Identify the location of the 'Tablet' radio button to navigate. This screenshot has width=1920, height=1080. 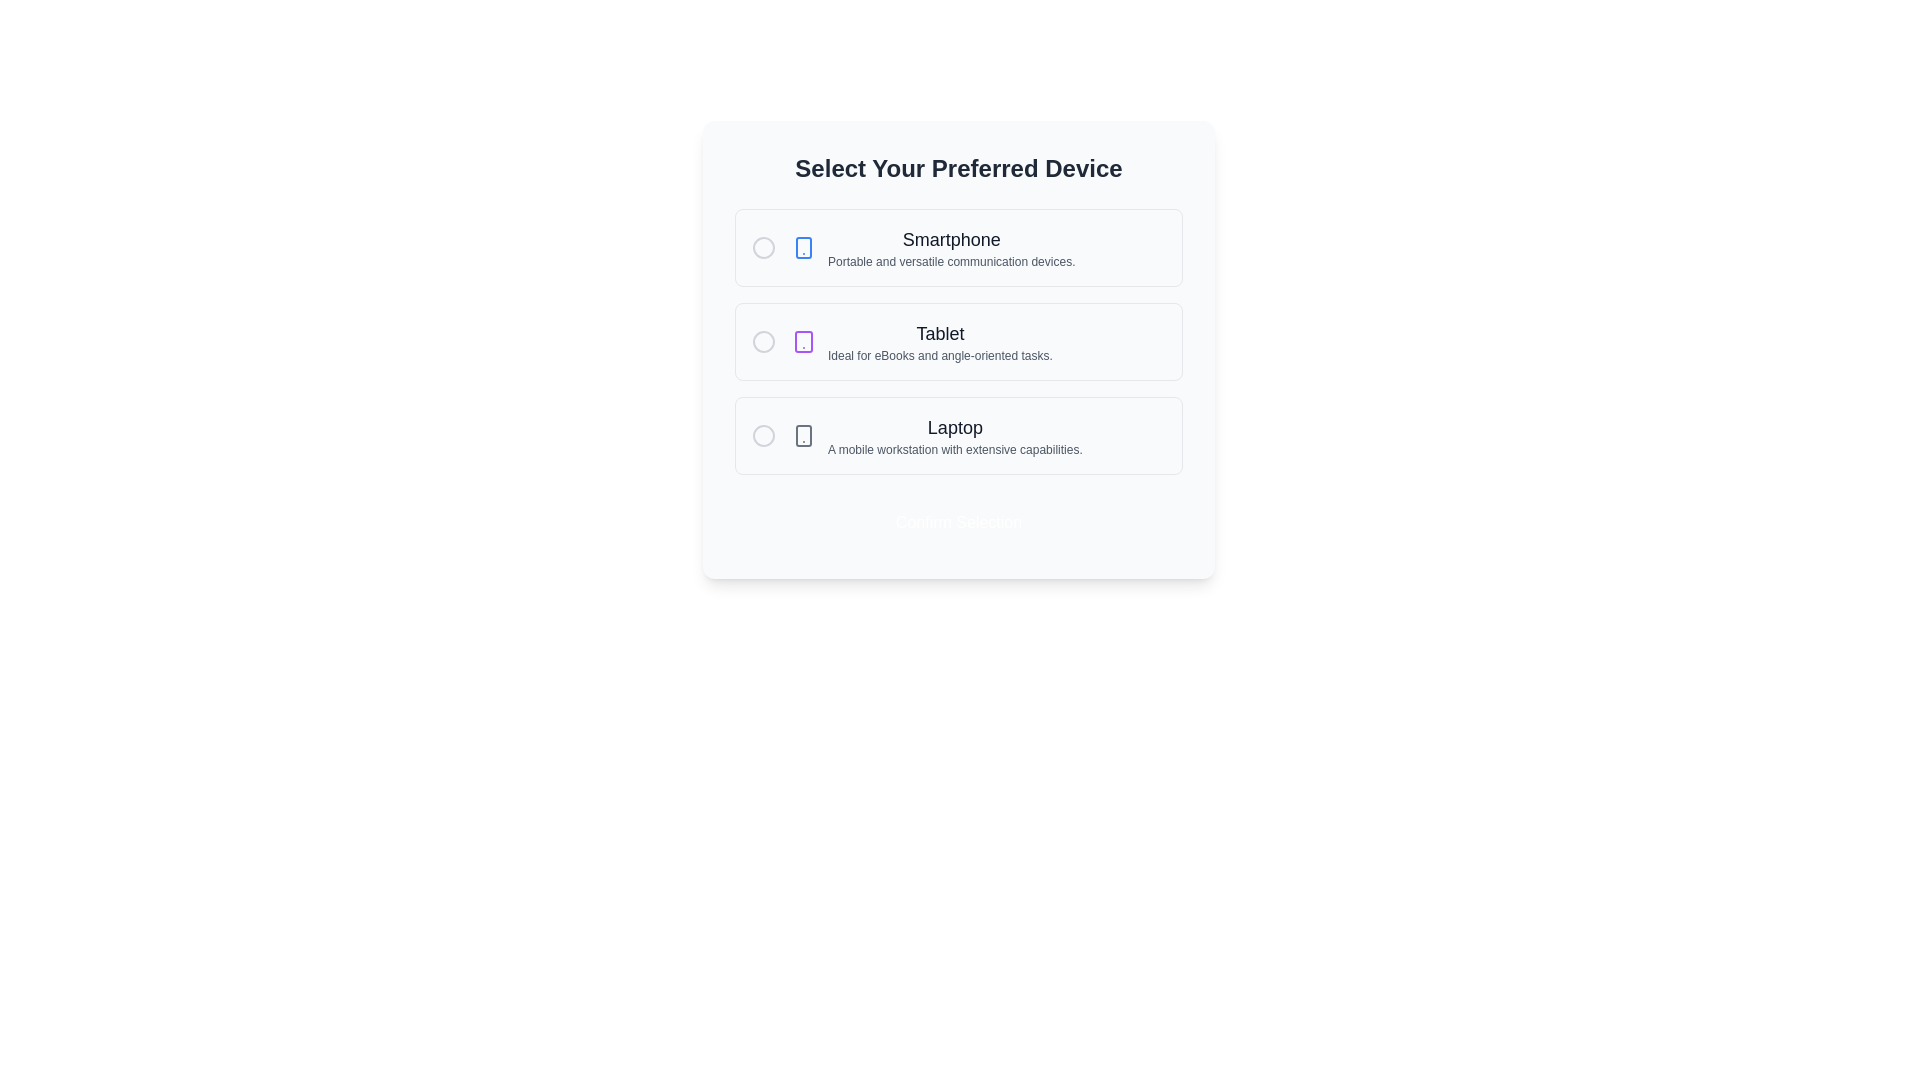
(762, 341).